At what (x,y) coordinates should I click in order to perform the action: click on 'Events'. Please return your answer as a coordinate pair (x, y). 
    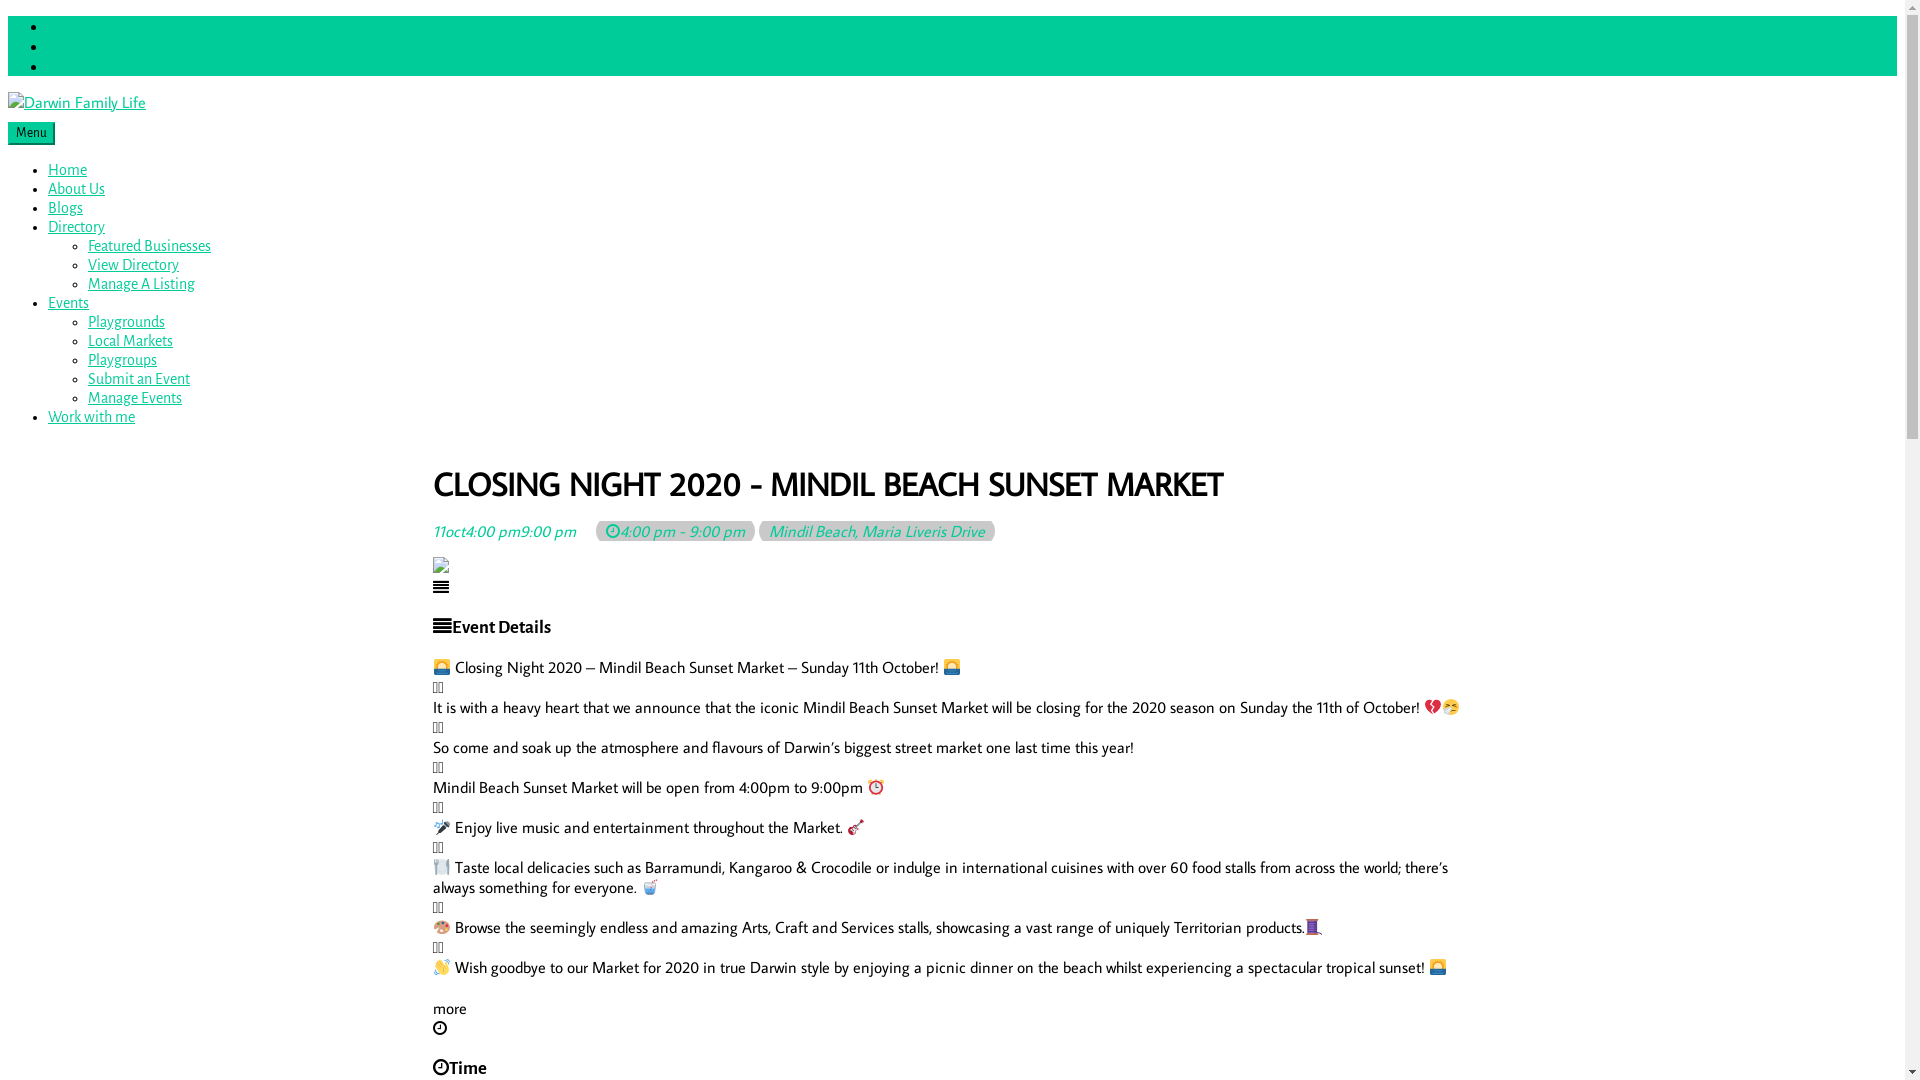
    Looking at the image, I should click on (48, 303).